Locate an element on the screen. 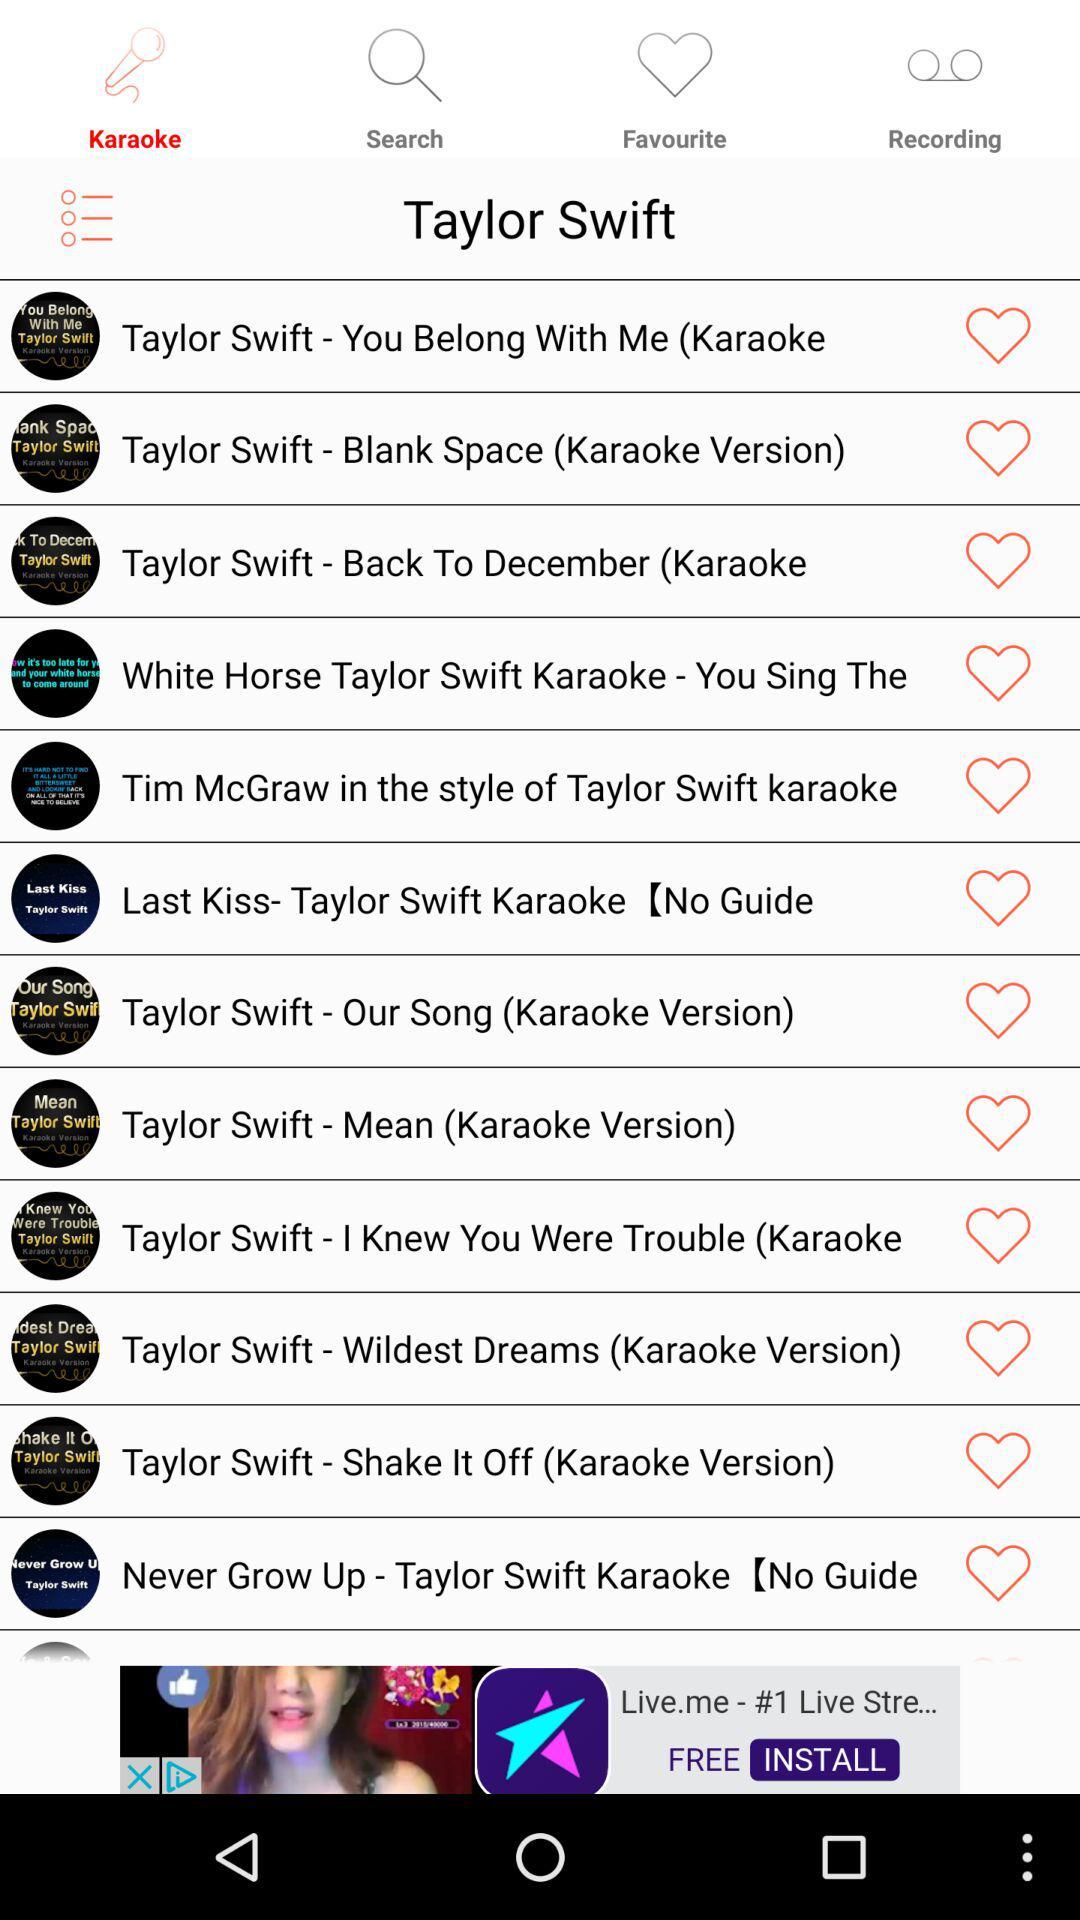 The image size is (1080, 1920). love button is located at coordinates (998, 447).